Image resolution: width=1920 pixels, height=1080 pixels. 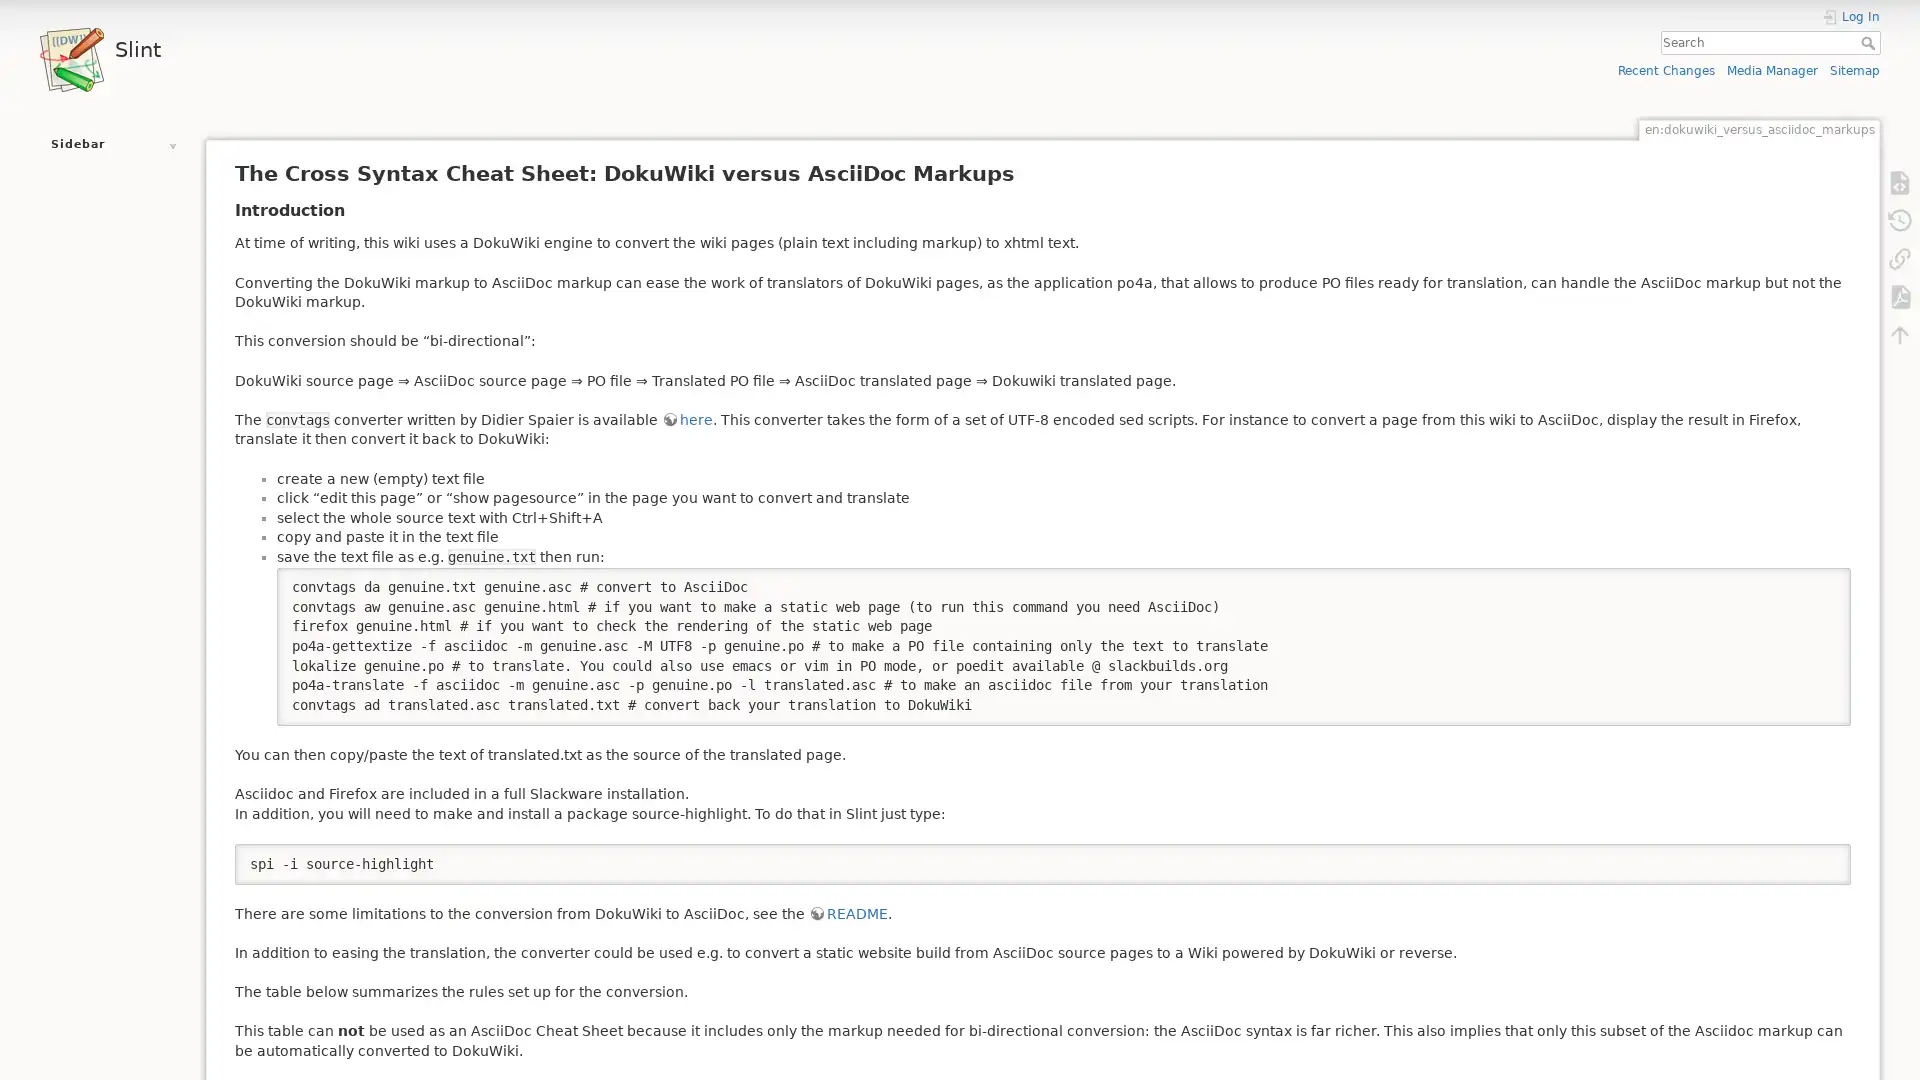 What do you see at coordinates (1869, 42) in the screenshot?
I see `Search` at bounding box center [1869, 42].